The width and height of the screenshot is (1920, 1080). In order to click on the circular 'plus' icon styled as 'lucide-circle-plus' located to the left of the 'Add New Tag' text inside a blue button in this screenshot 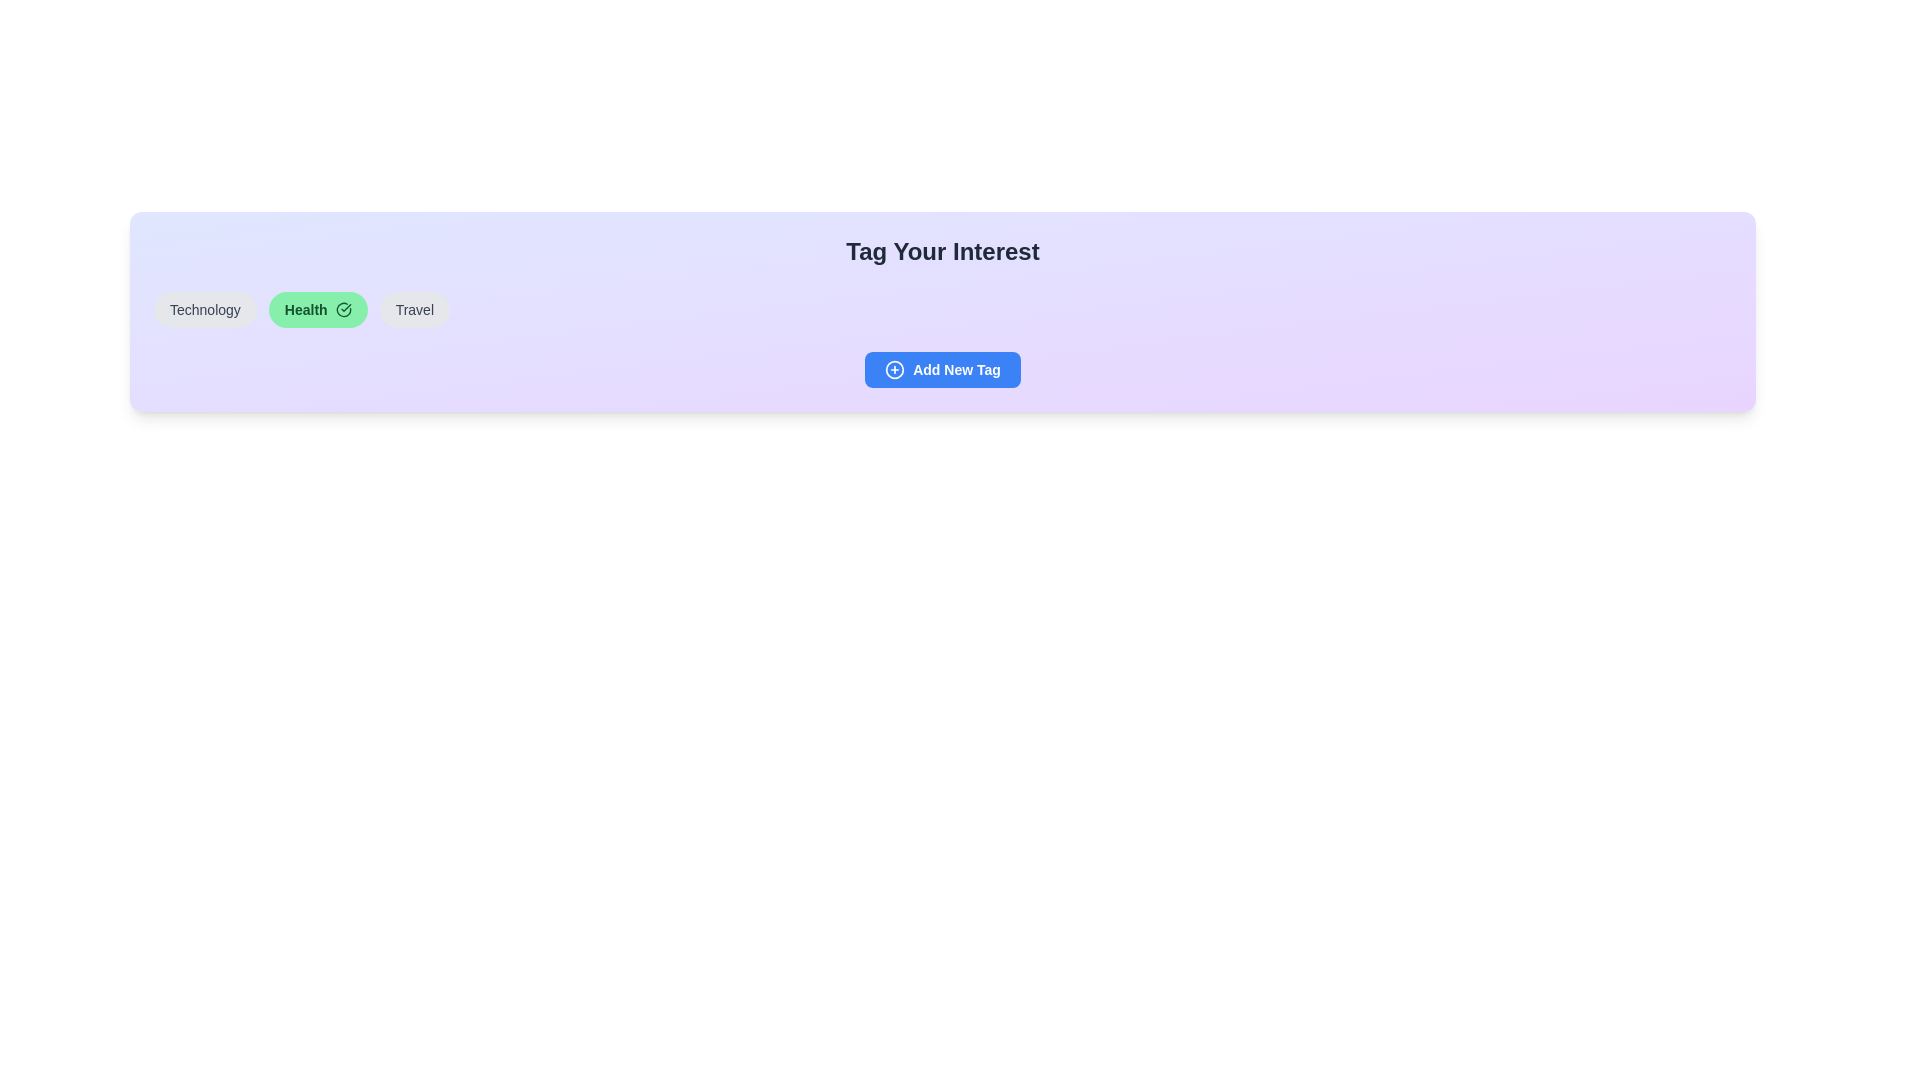, I will do `click(894, 370)`.